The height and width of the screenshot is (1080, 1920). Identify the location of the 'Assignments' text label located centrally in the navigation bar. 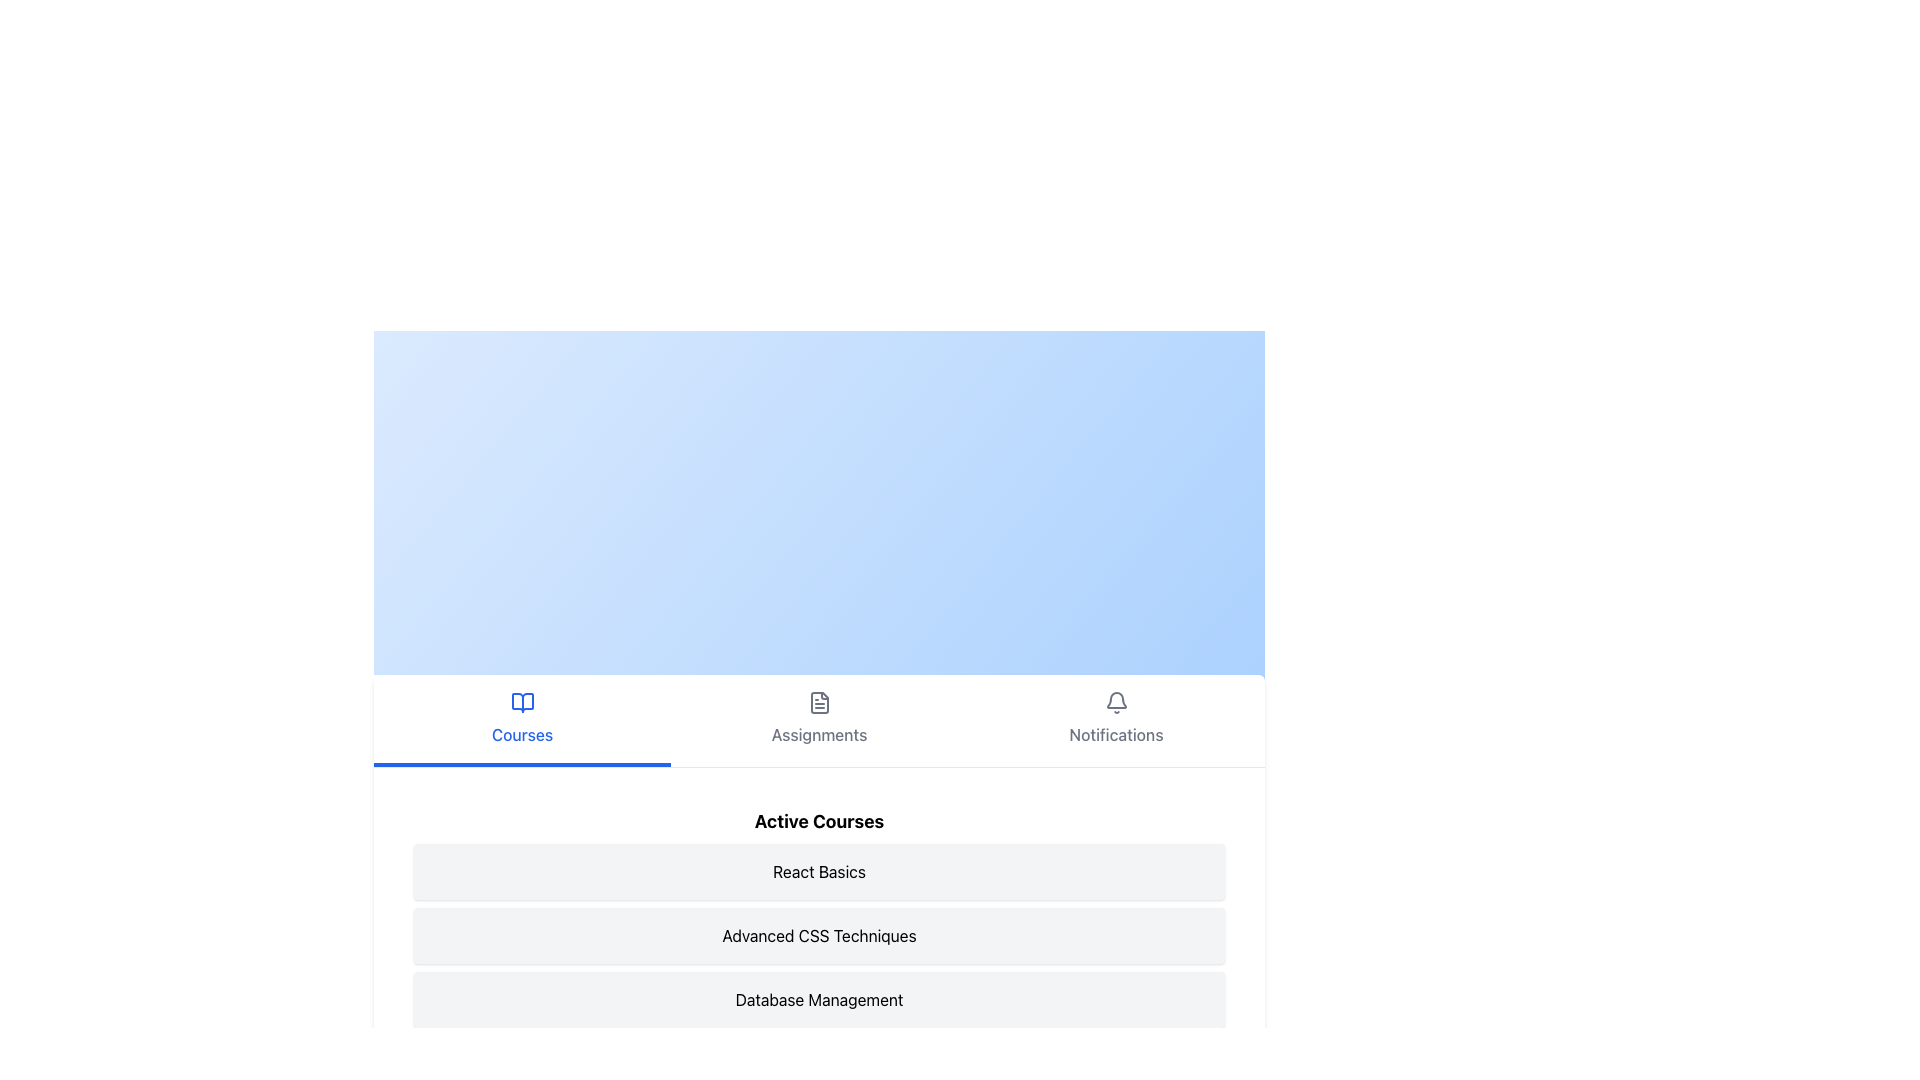
(819, 734).